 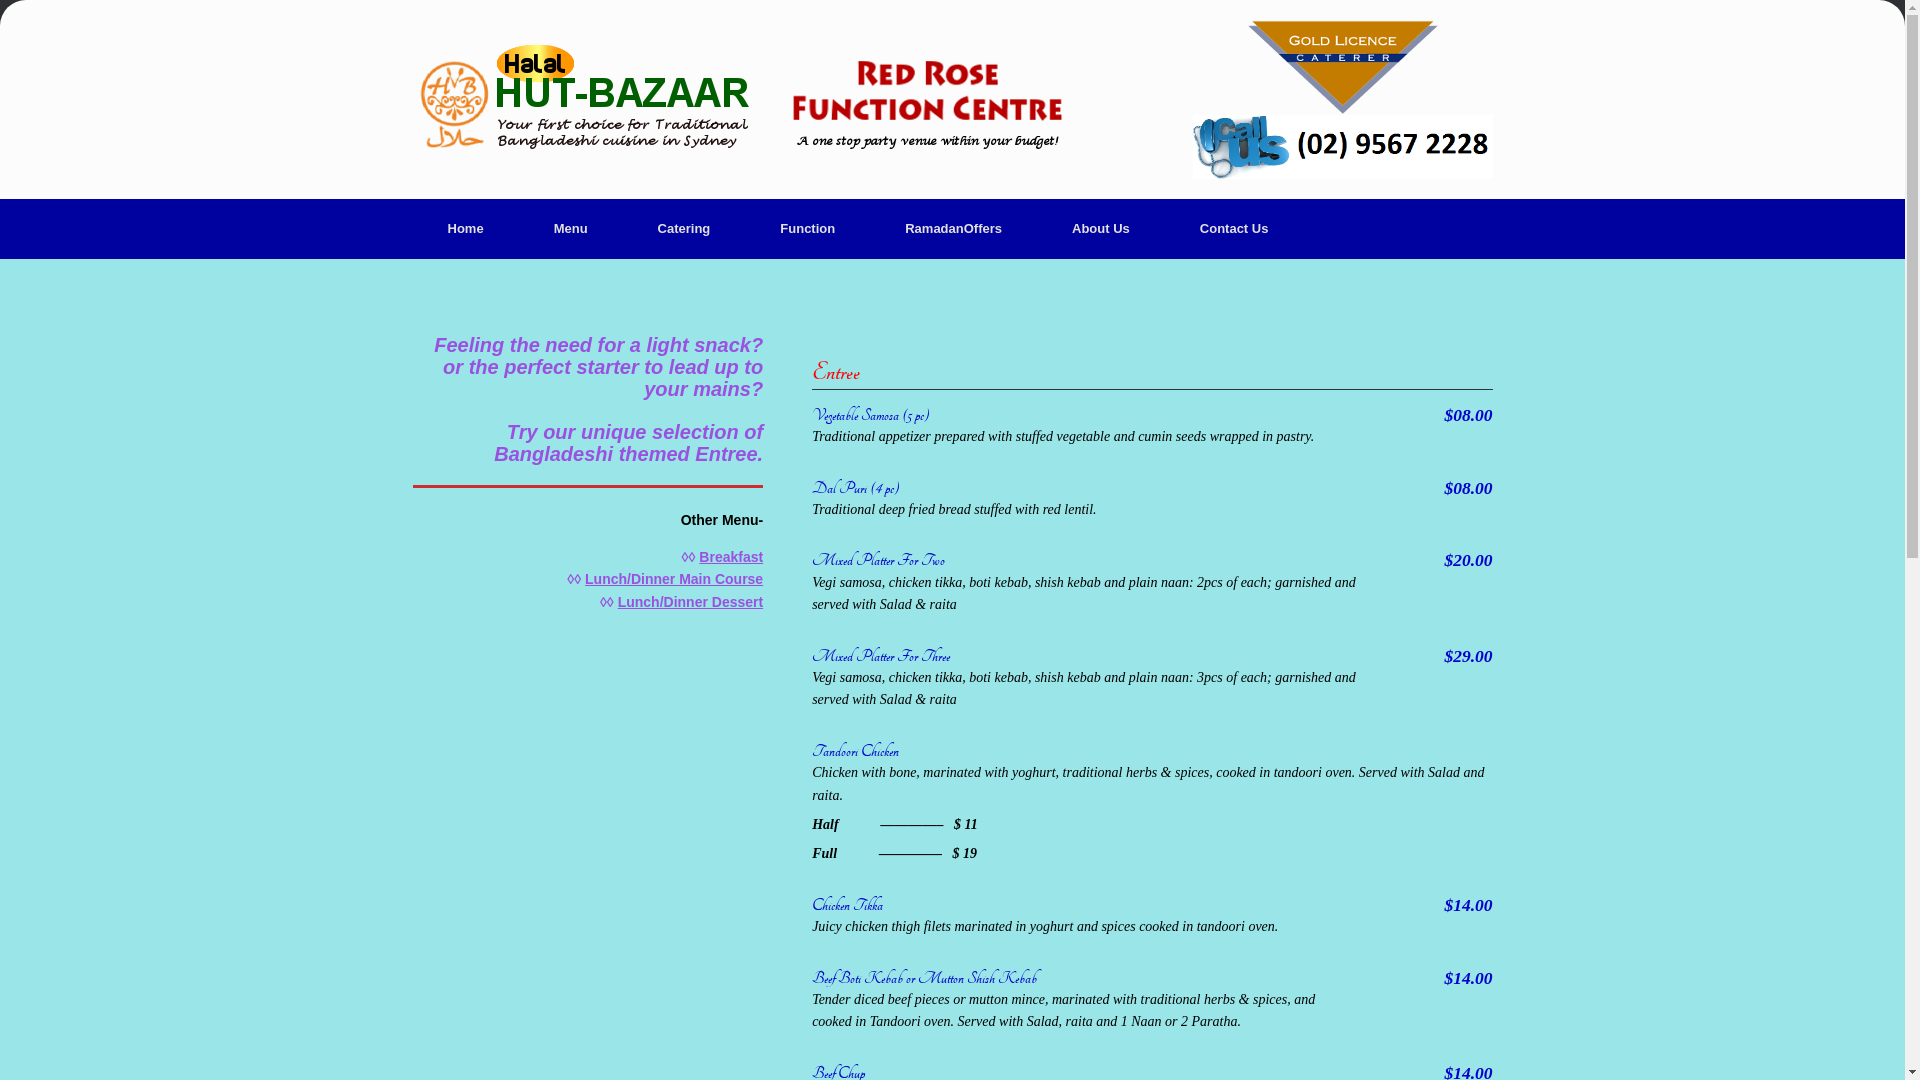 What do you see at coordinates (869, 227) in the screenshot?
I see `'RamadanOffers'` at bounding box center [869, 227].